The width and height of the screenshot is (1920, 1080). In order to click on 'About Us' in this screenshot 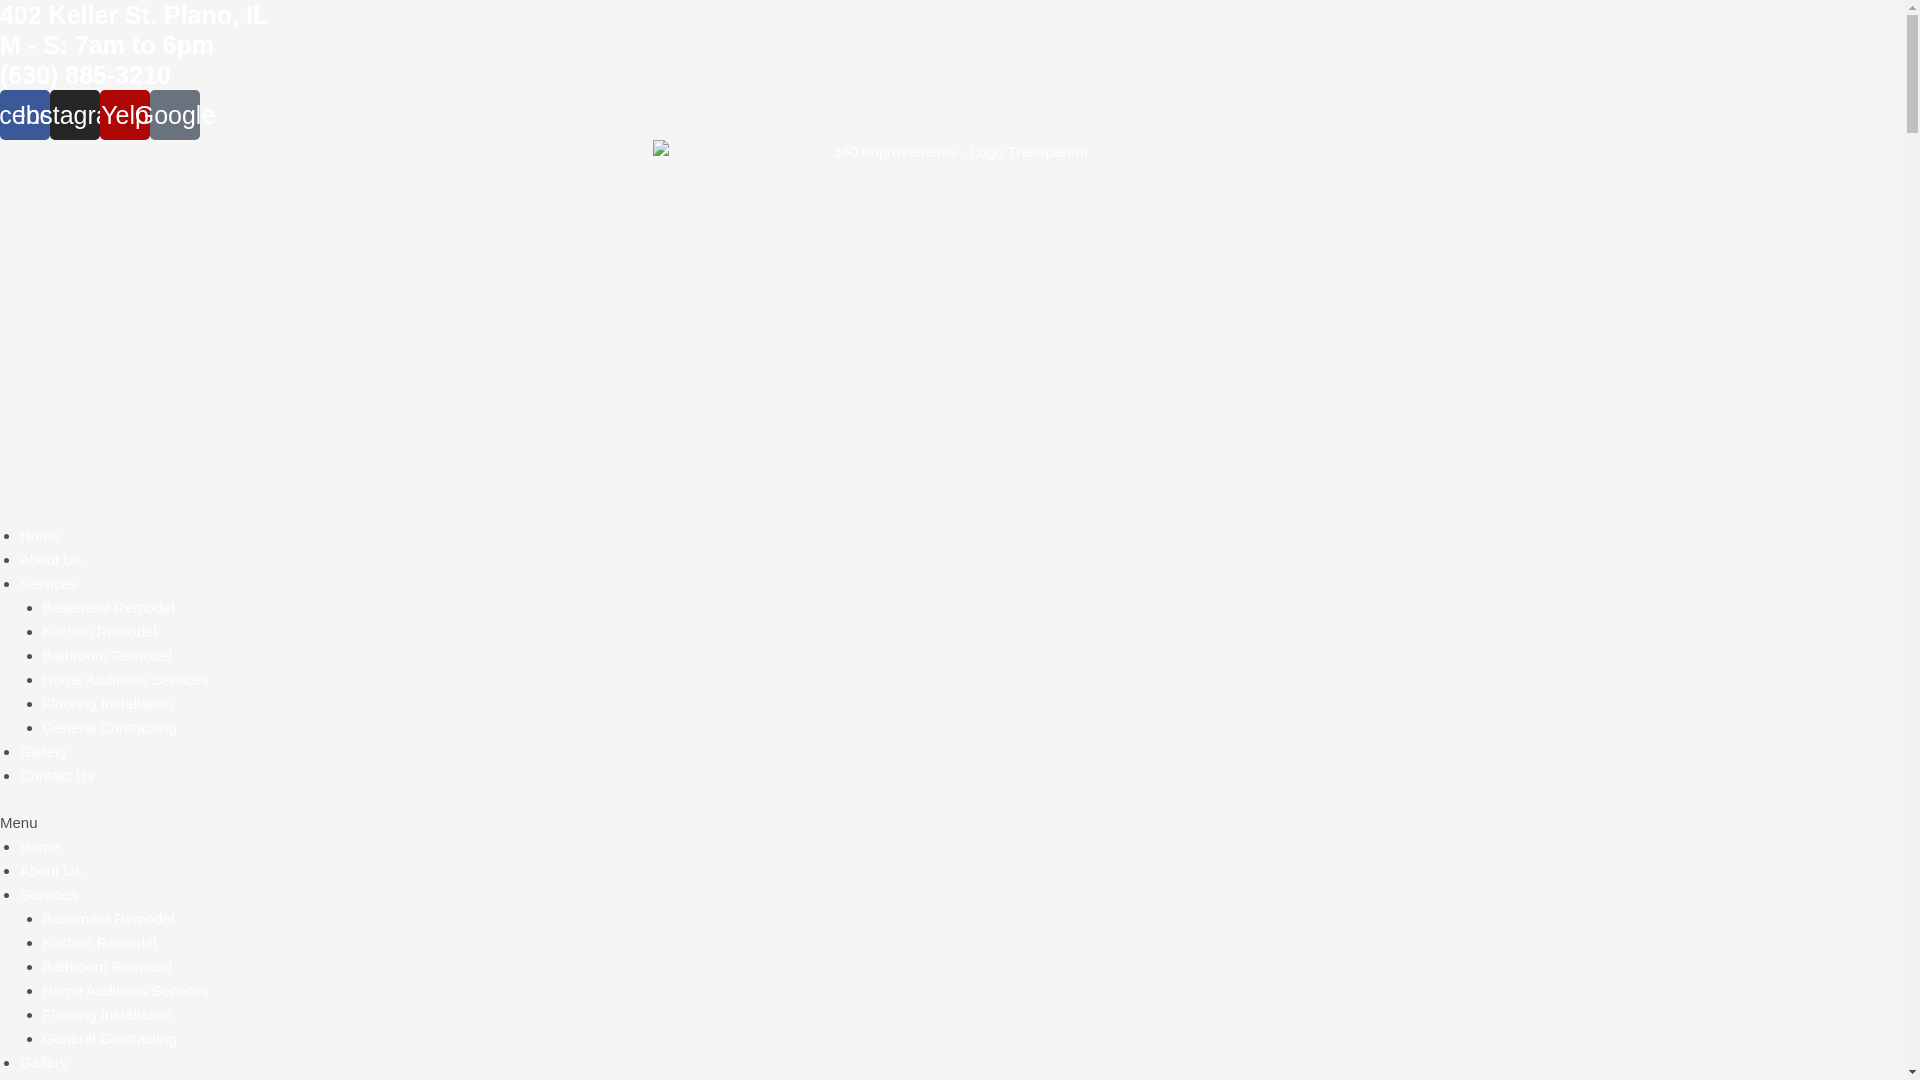, I will do `click(51, 559)`.